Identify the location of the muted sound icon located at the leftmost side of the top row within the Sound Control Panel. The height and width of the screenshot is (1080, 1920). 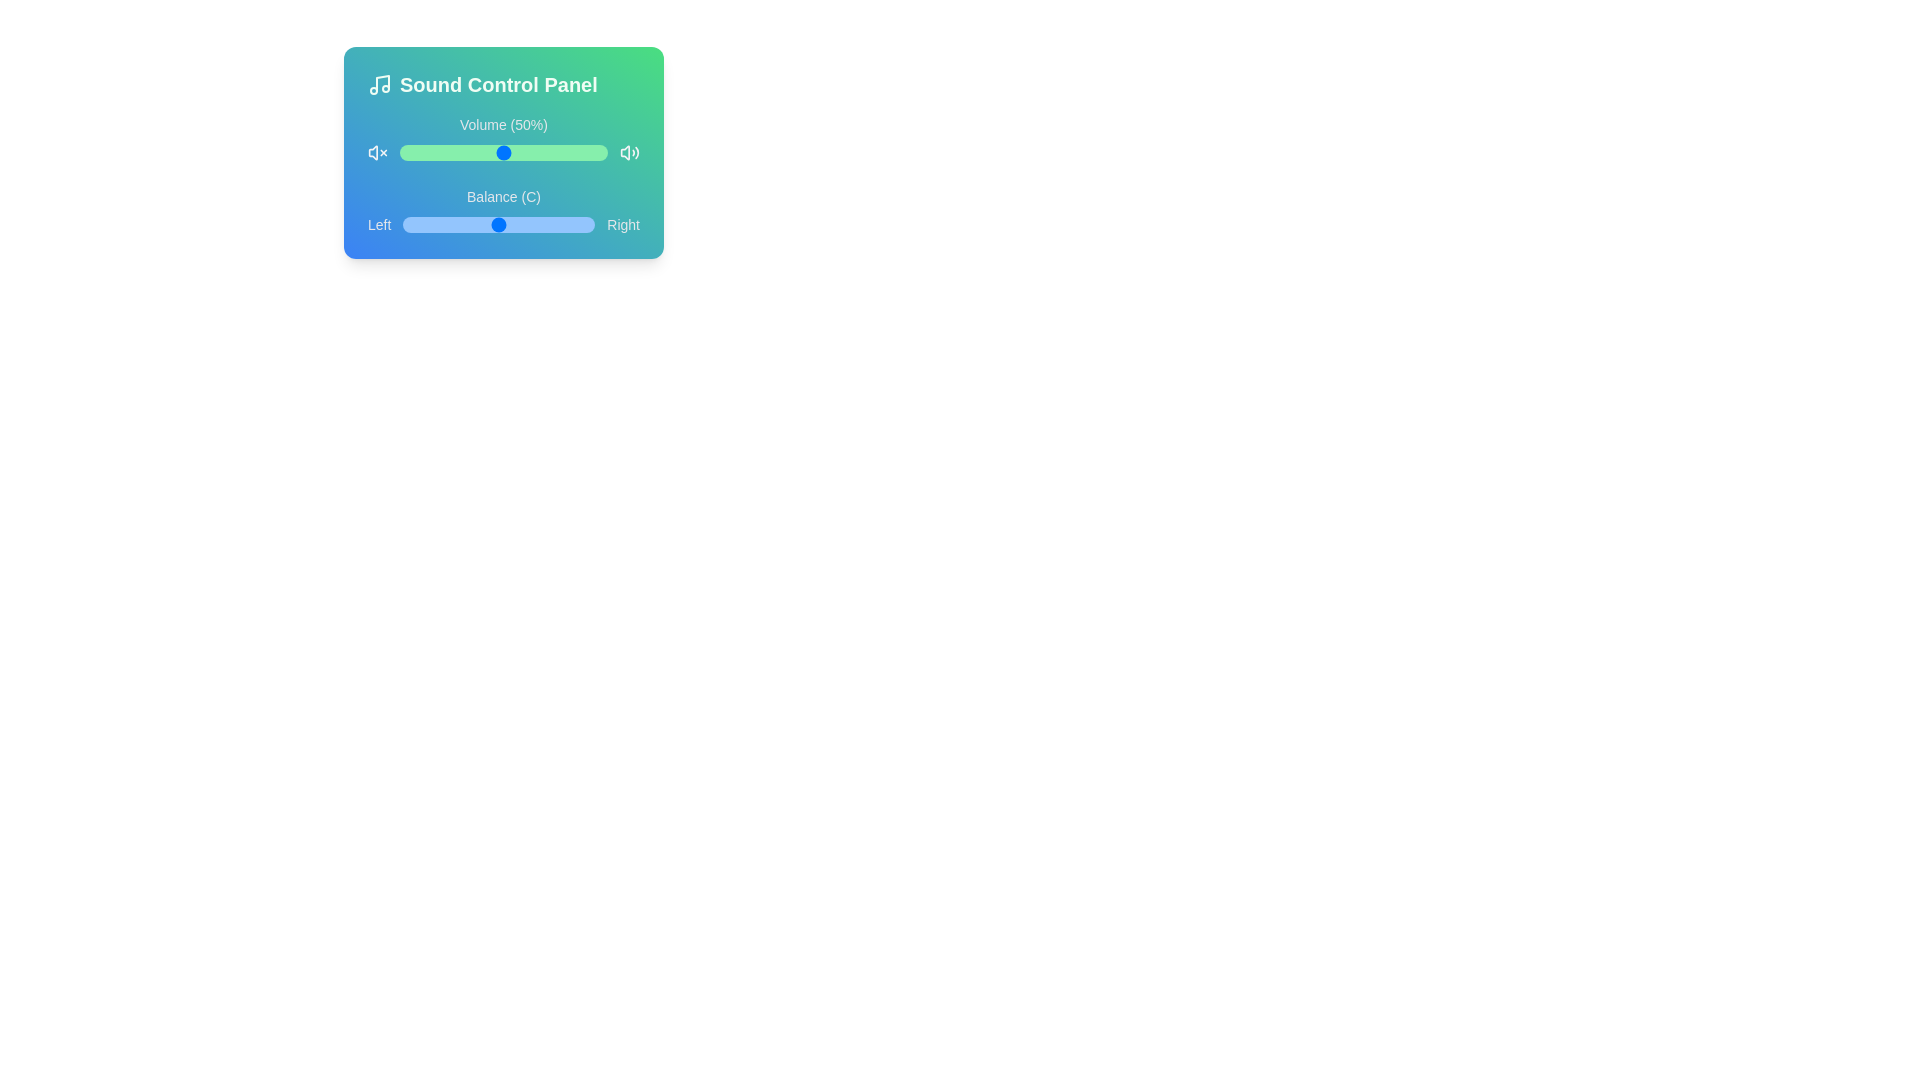
(378, 152).